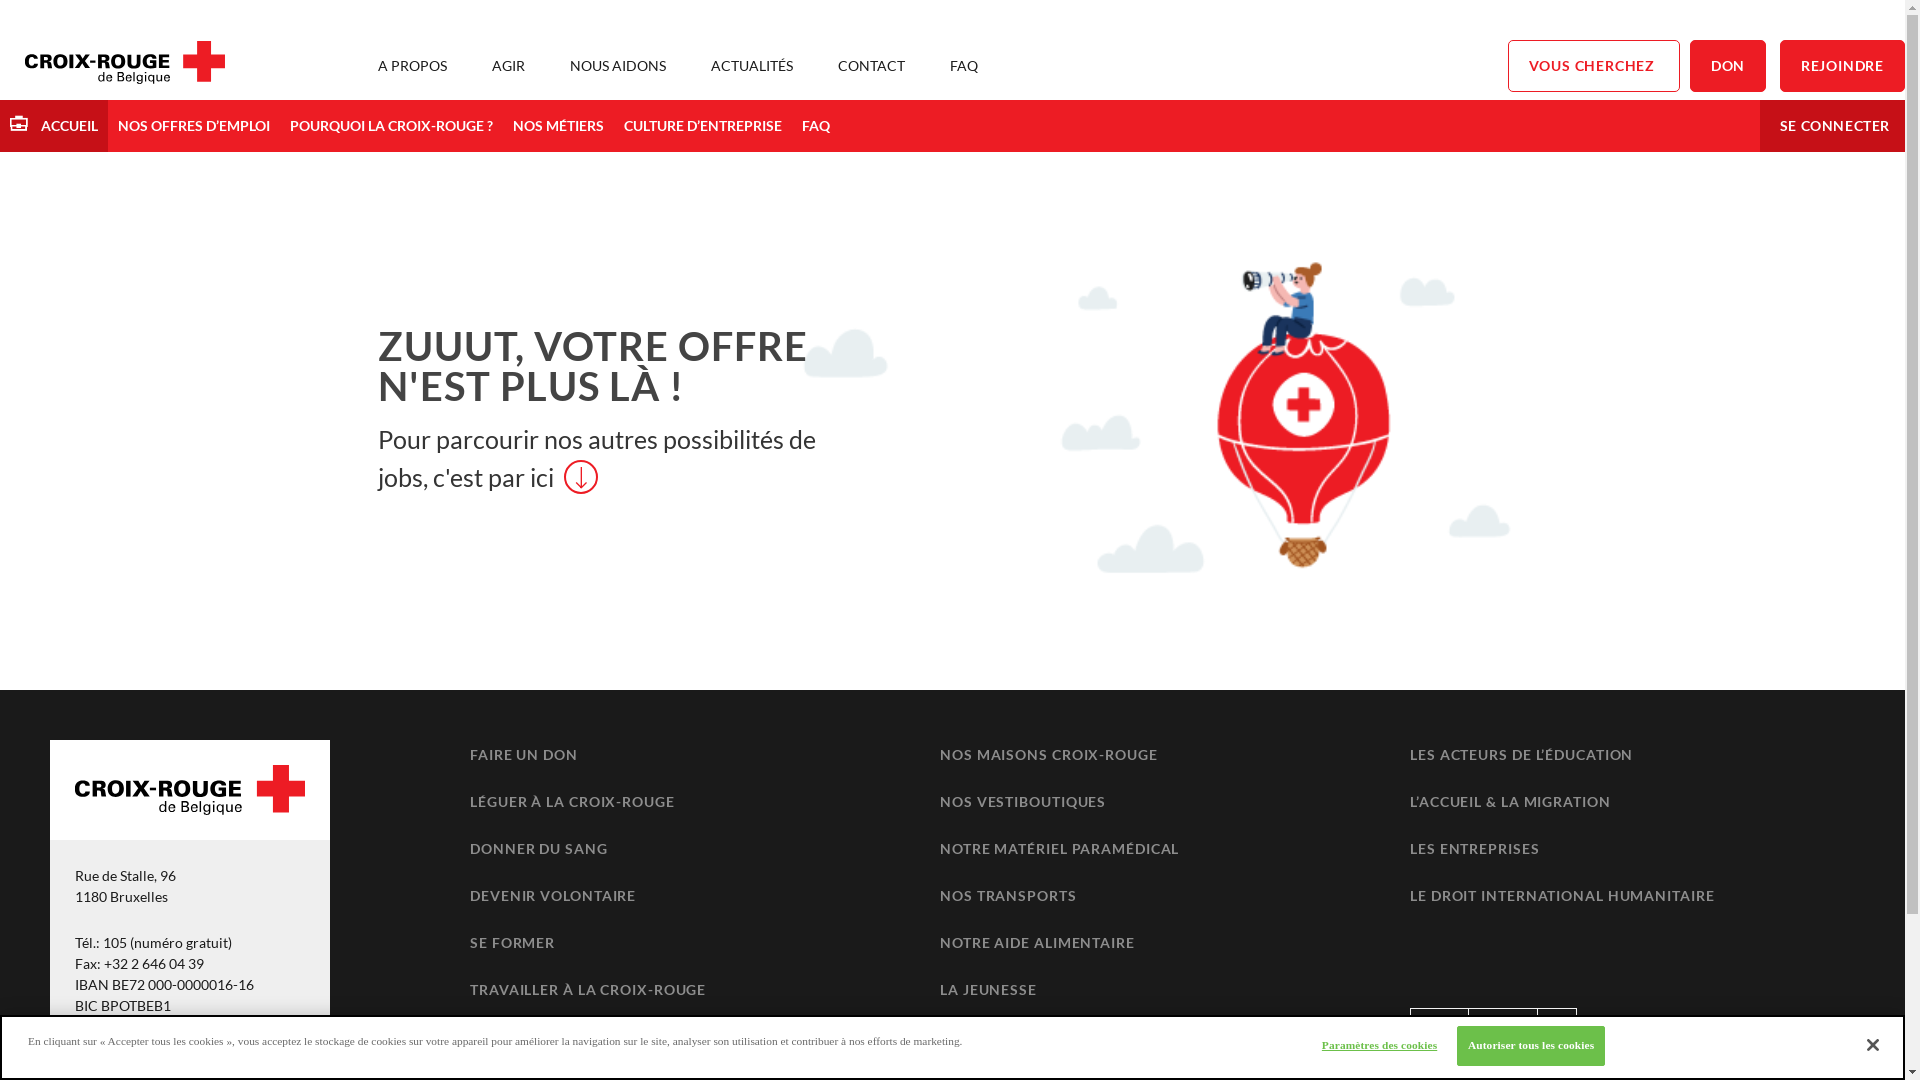 The height and width of the screenshot is (1080, 1920). What do you see at coordinates (617, 64) in the screenshot?
I see `'NOUS AIDONS'` at bounding box center [617, 64].